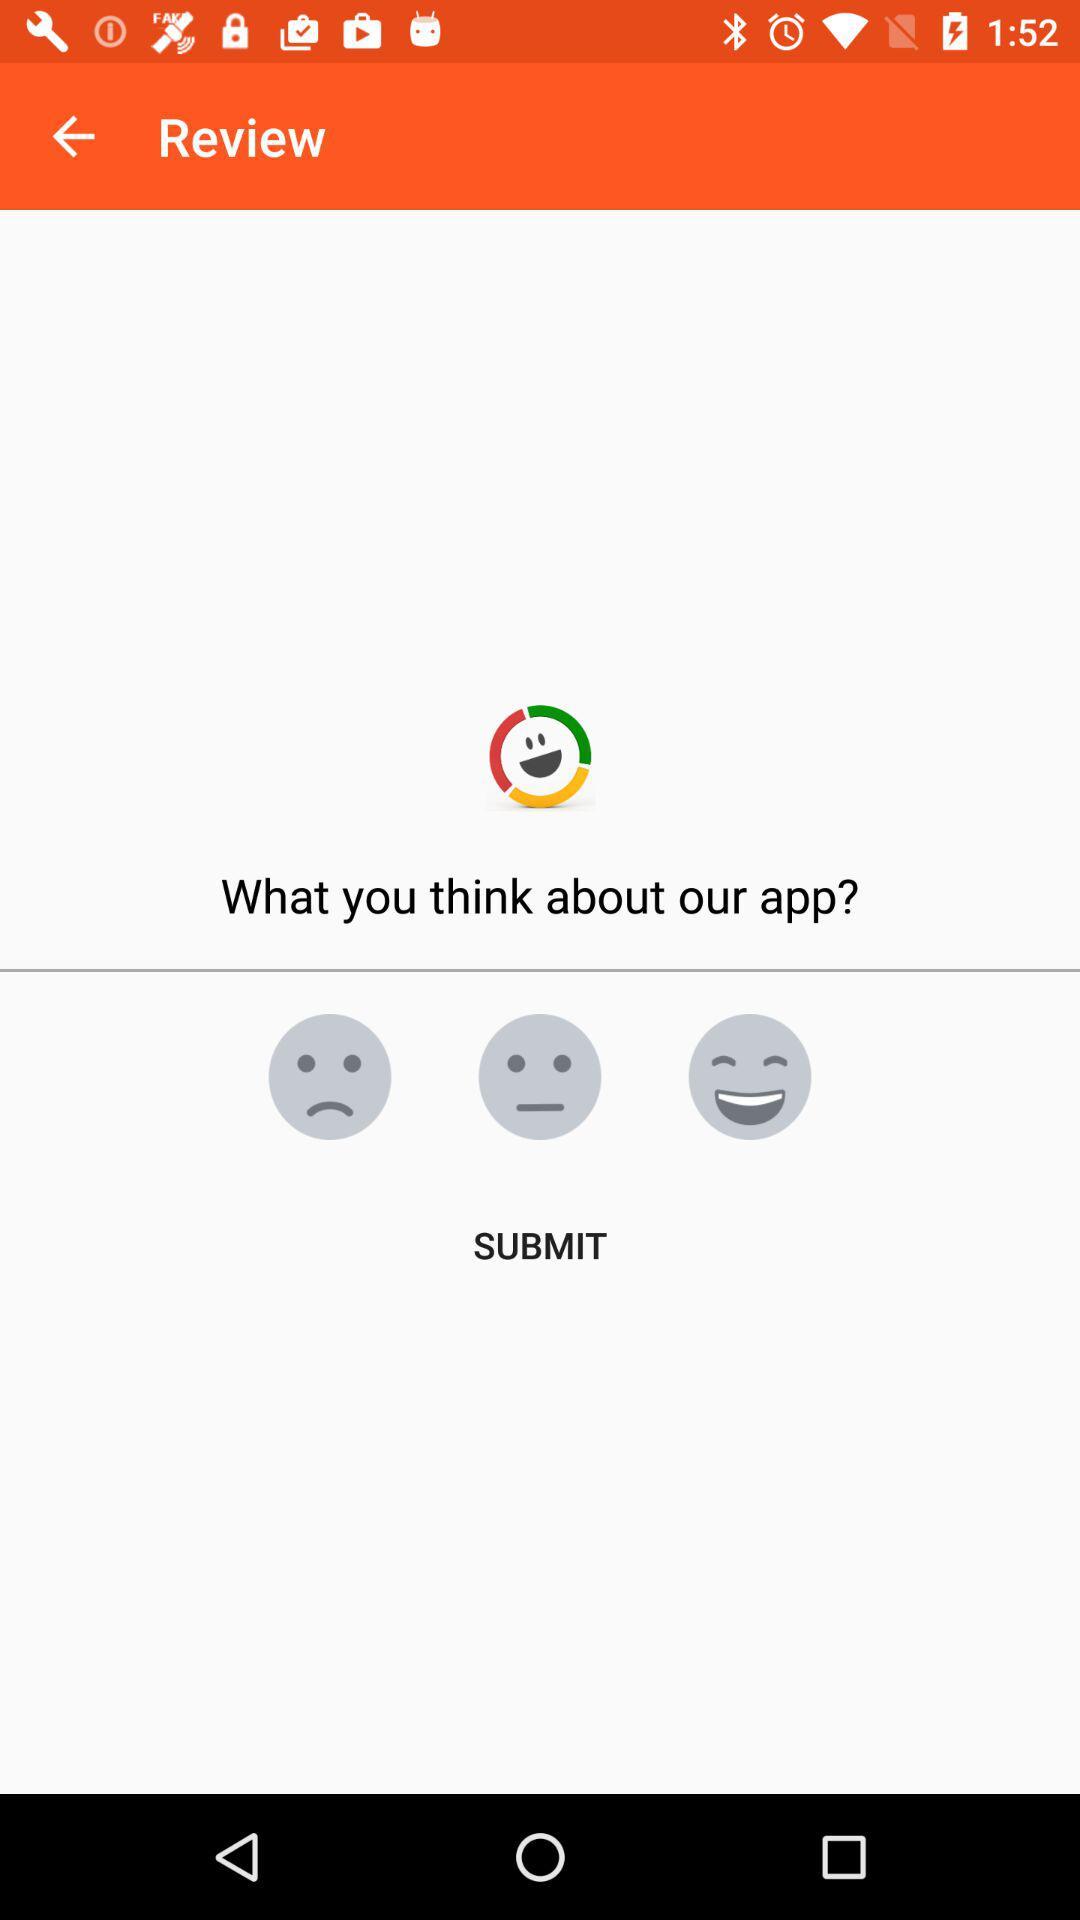  Describe the element at coordinates (329, 1075) in the screenshot. I see `the emoji icon` at that location.